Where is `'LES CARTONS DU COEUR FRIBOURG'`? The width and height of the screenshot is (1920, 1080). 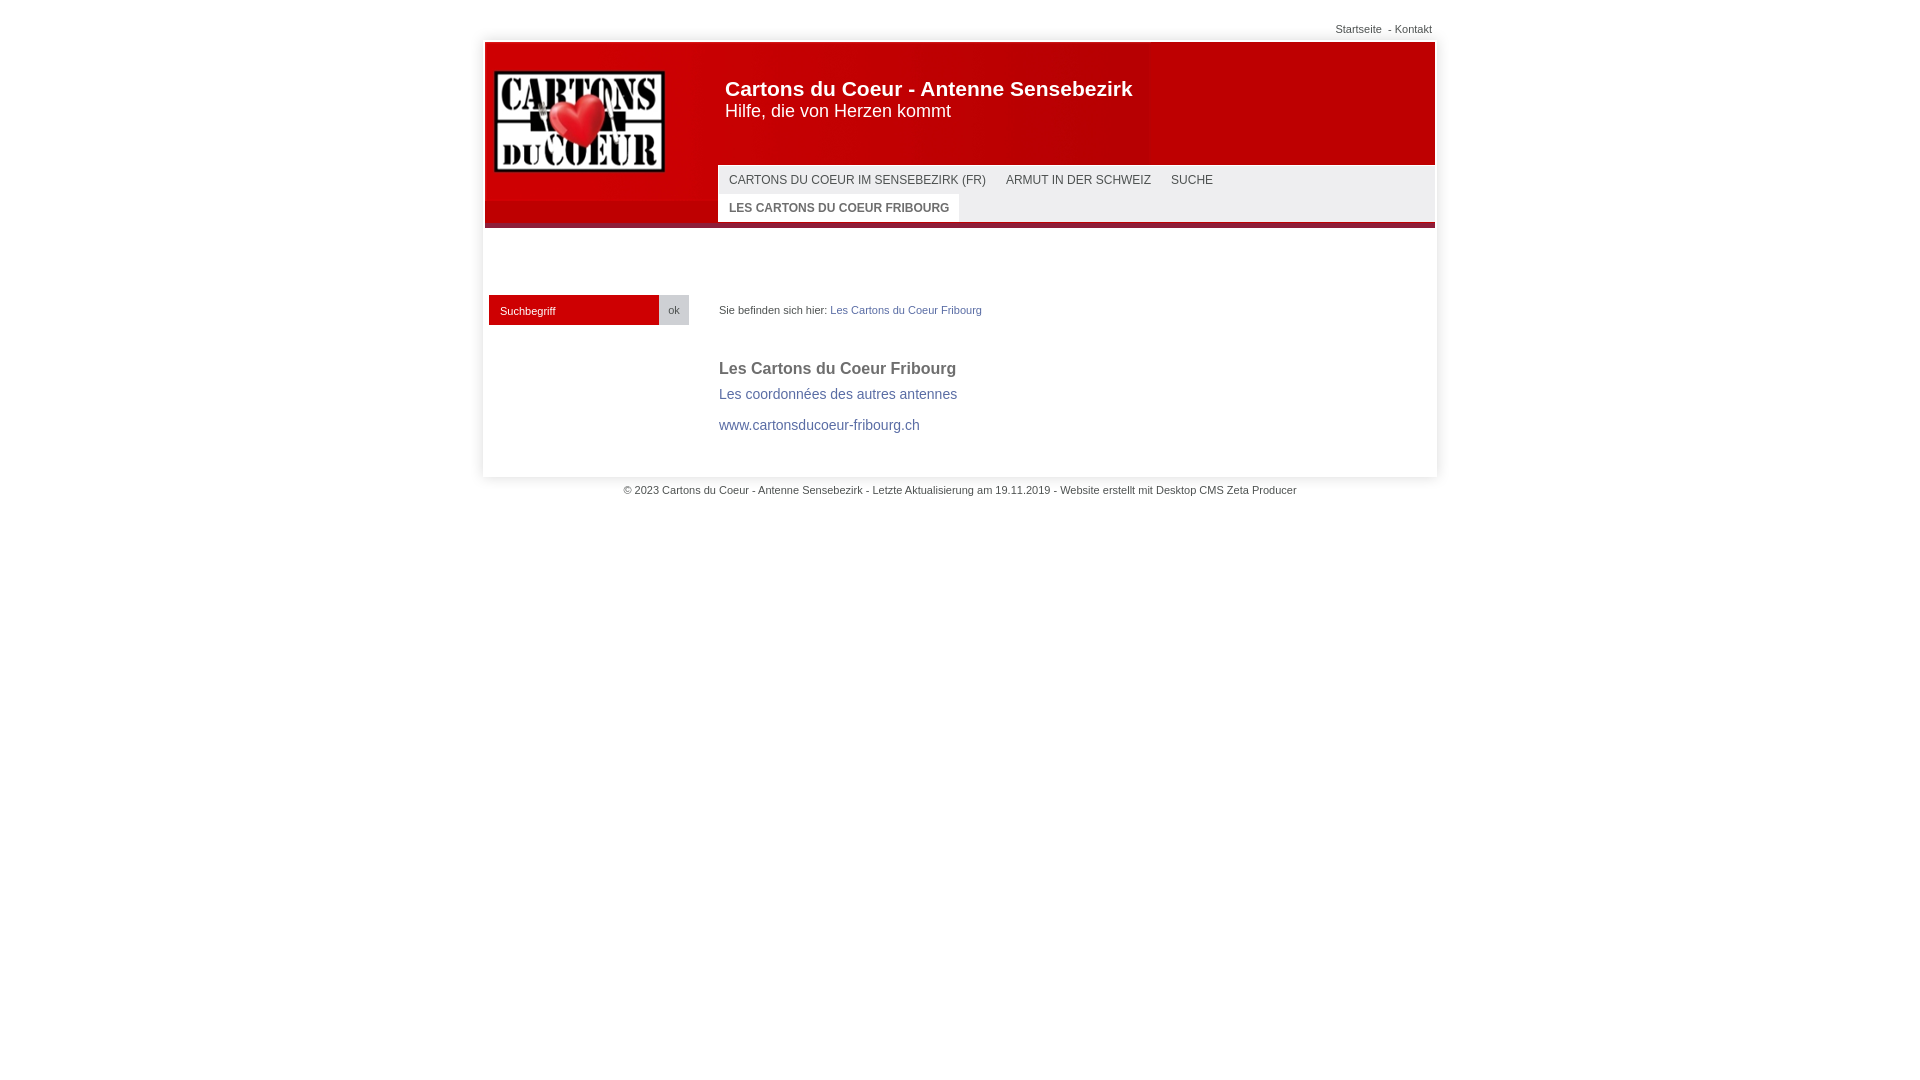
'LES CARTONS DU COEUR FRIBOURG' is located at coordinates (839, 208).